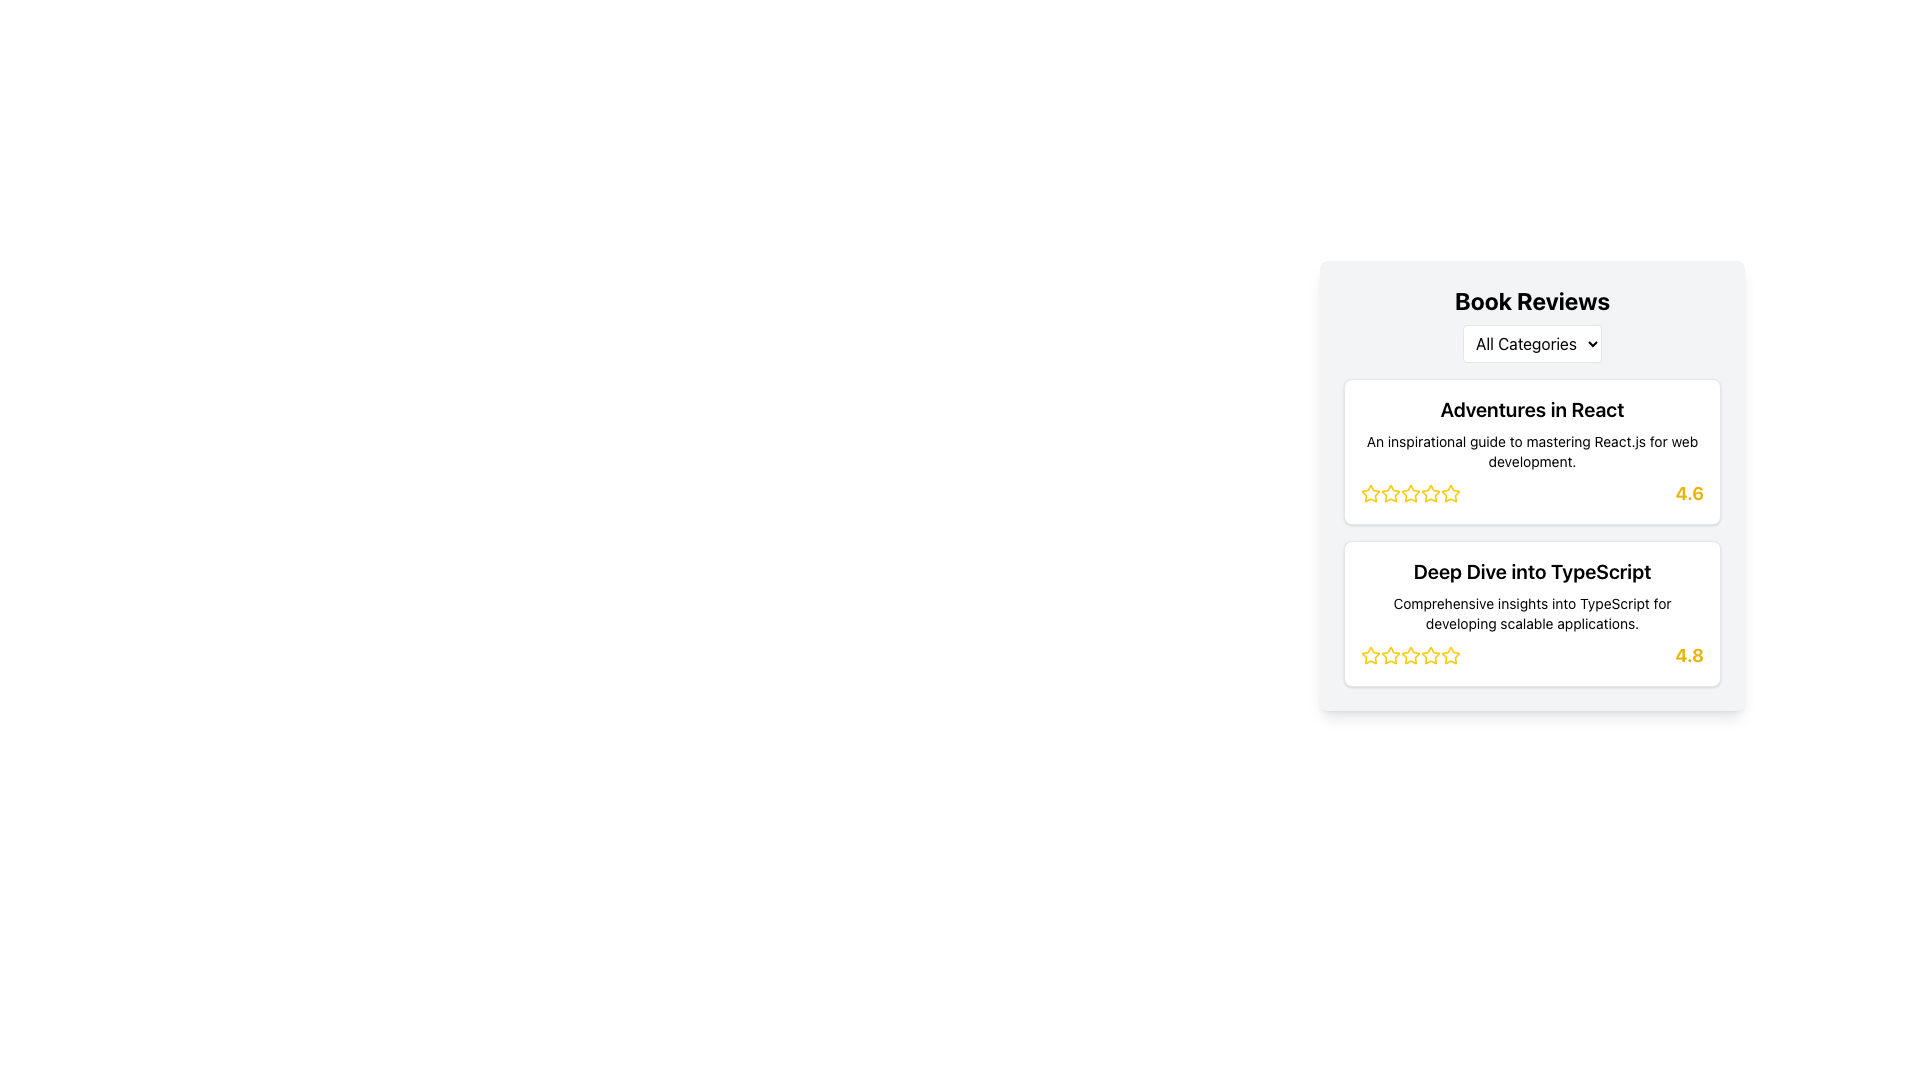  What do you see at coordinates (1429, 655) in the screenshot?
I see `the fifth star icon in the rating system under the title 'Deep Dive into TypeScript'` at bounding box center [1429, 655].